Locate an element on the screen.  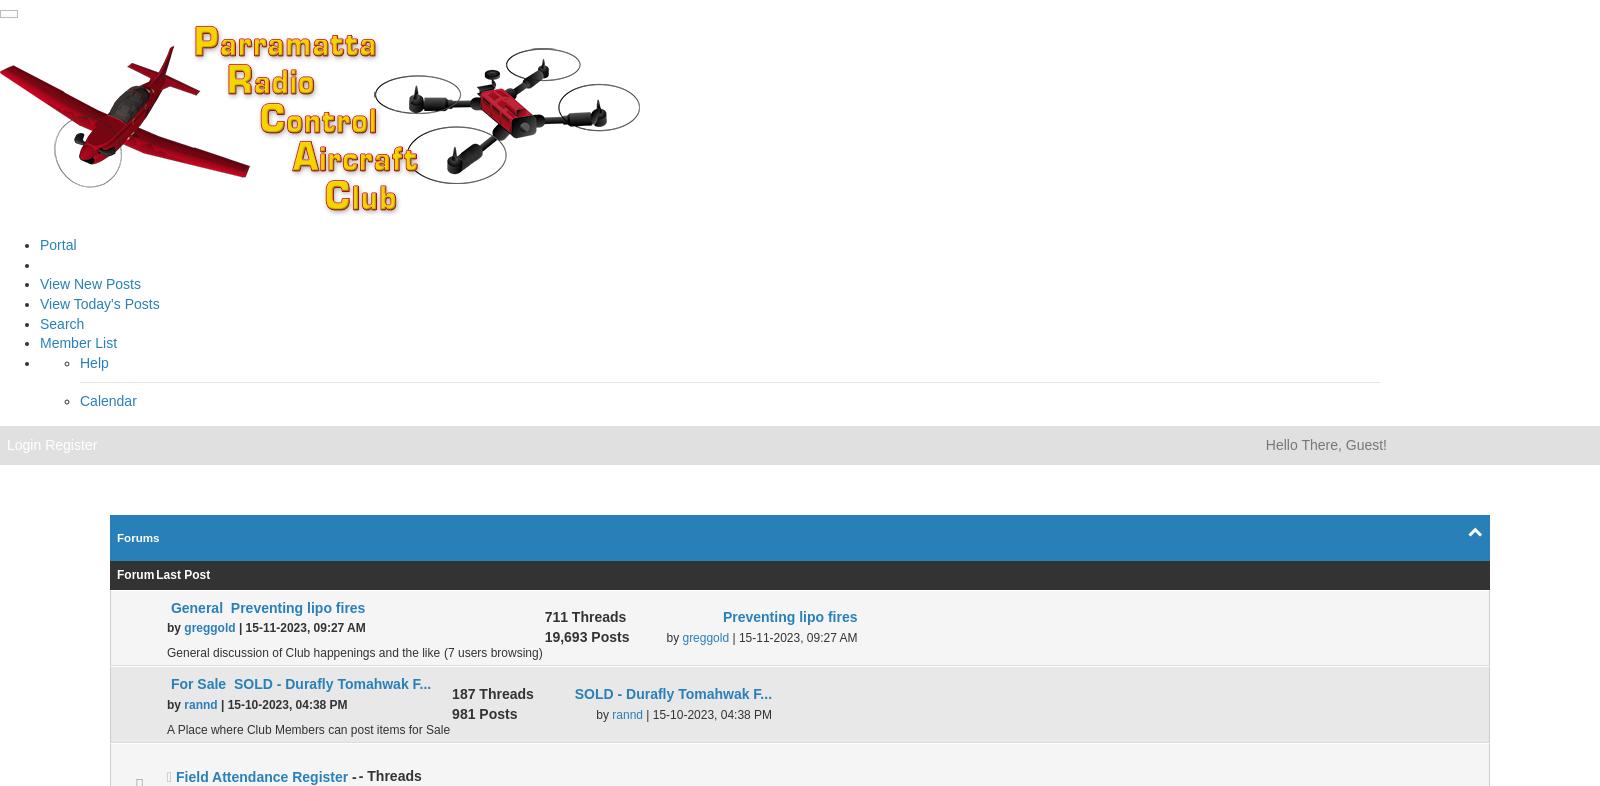
'Hello There, Guest!' is located at coordinates (1324, 443).